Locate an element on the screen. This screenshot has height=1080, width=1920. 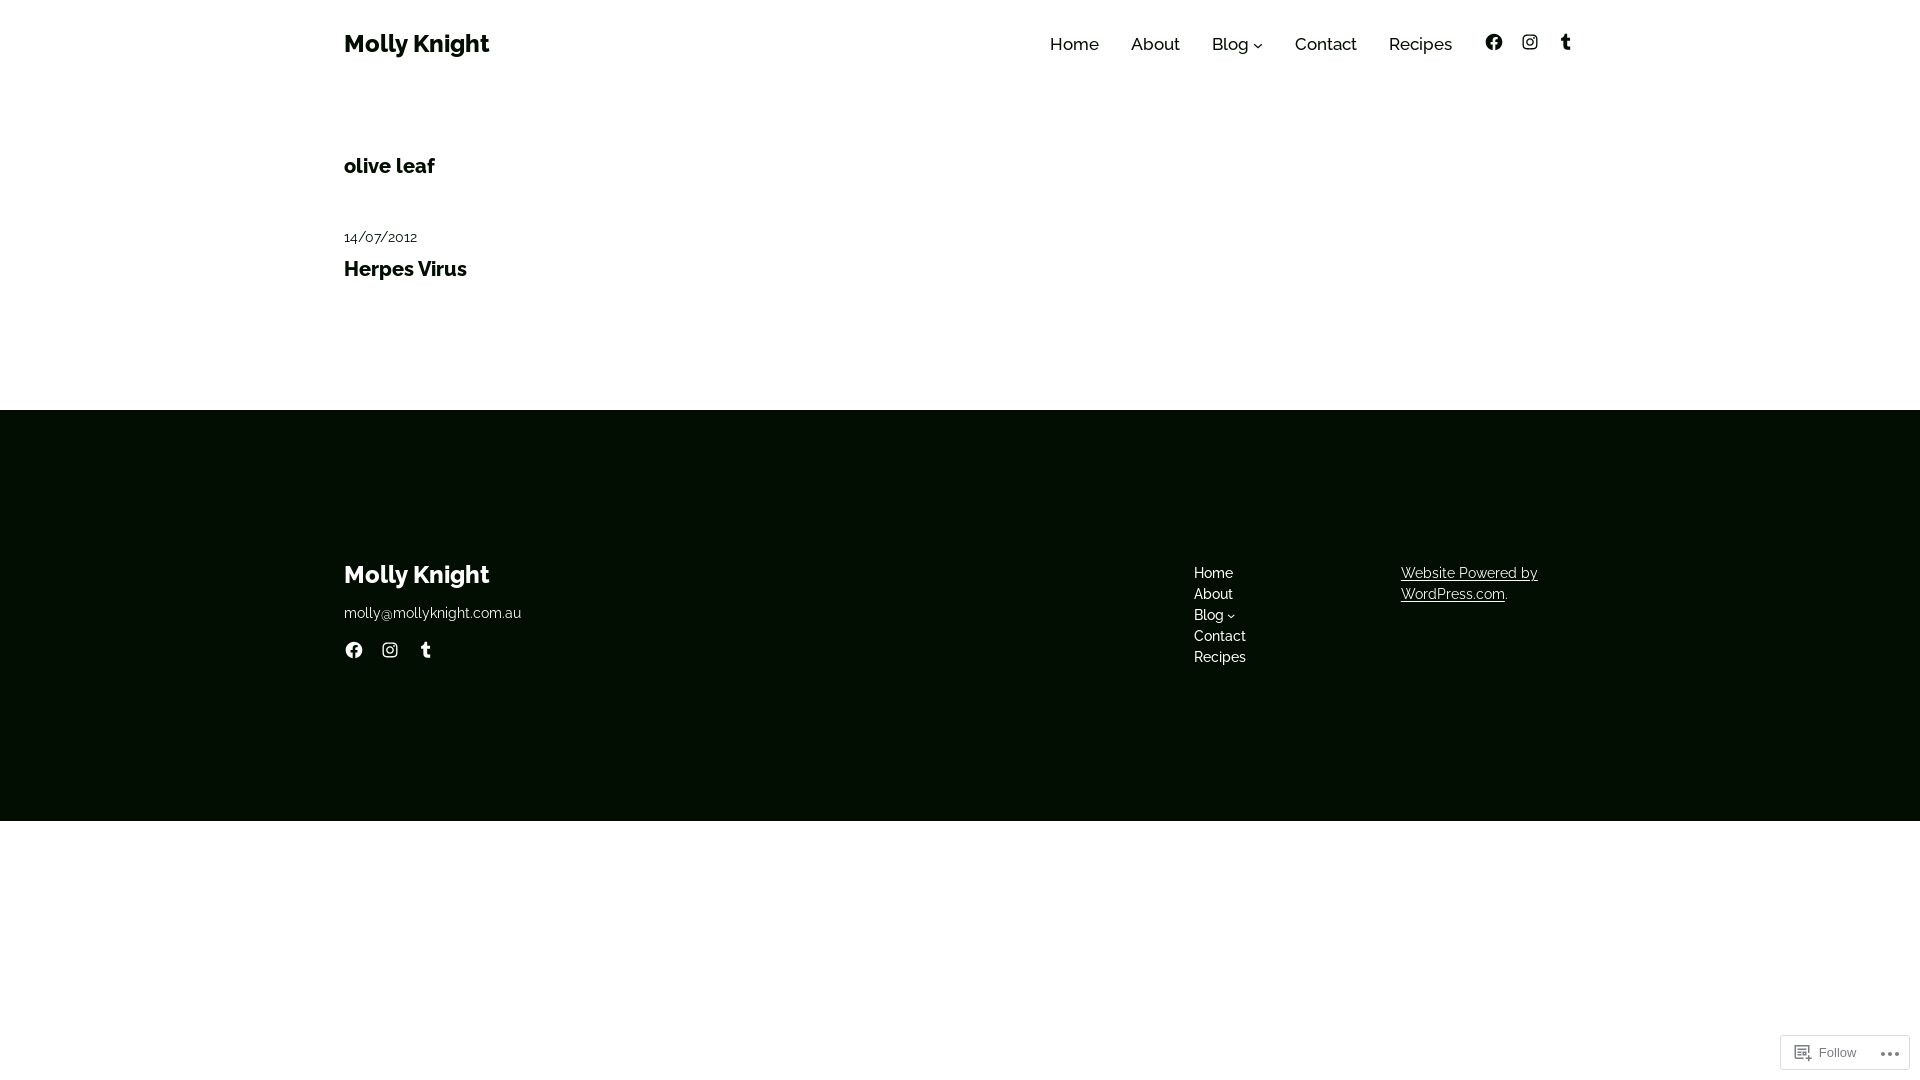
'Molly Knight' is located at coordinates (416, 43).